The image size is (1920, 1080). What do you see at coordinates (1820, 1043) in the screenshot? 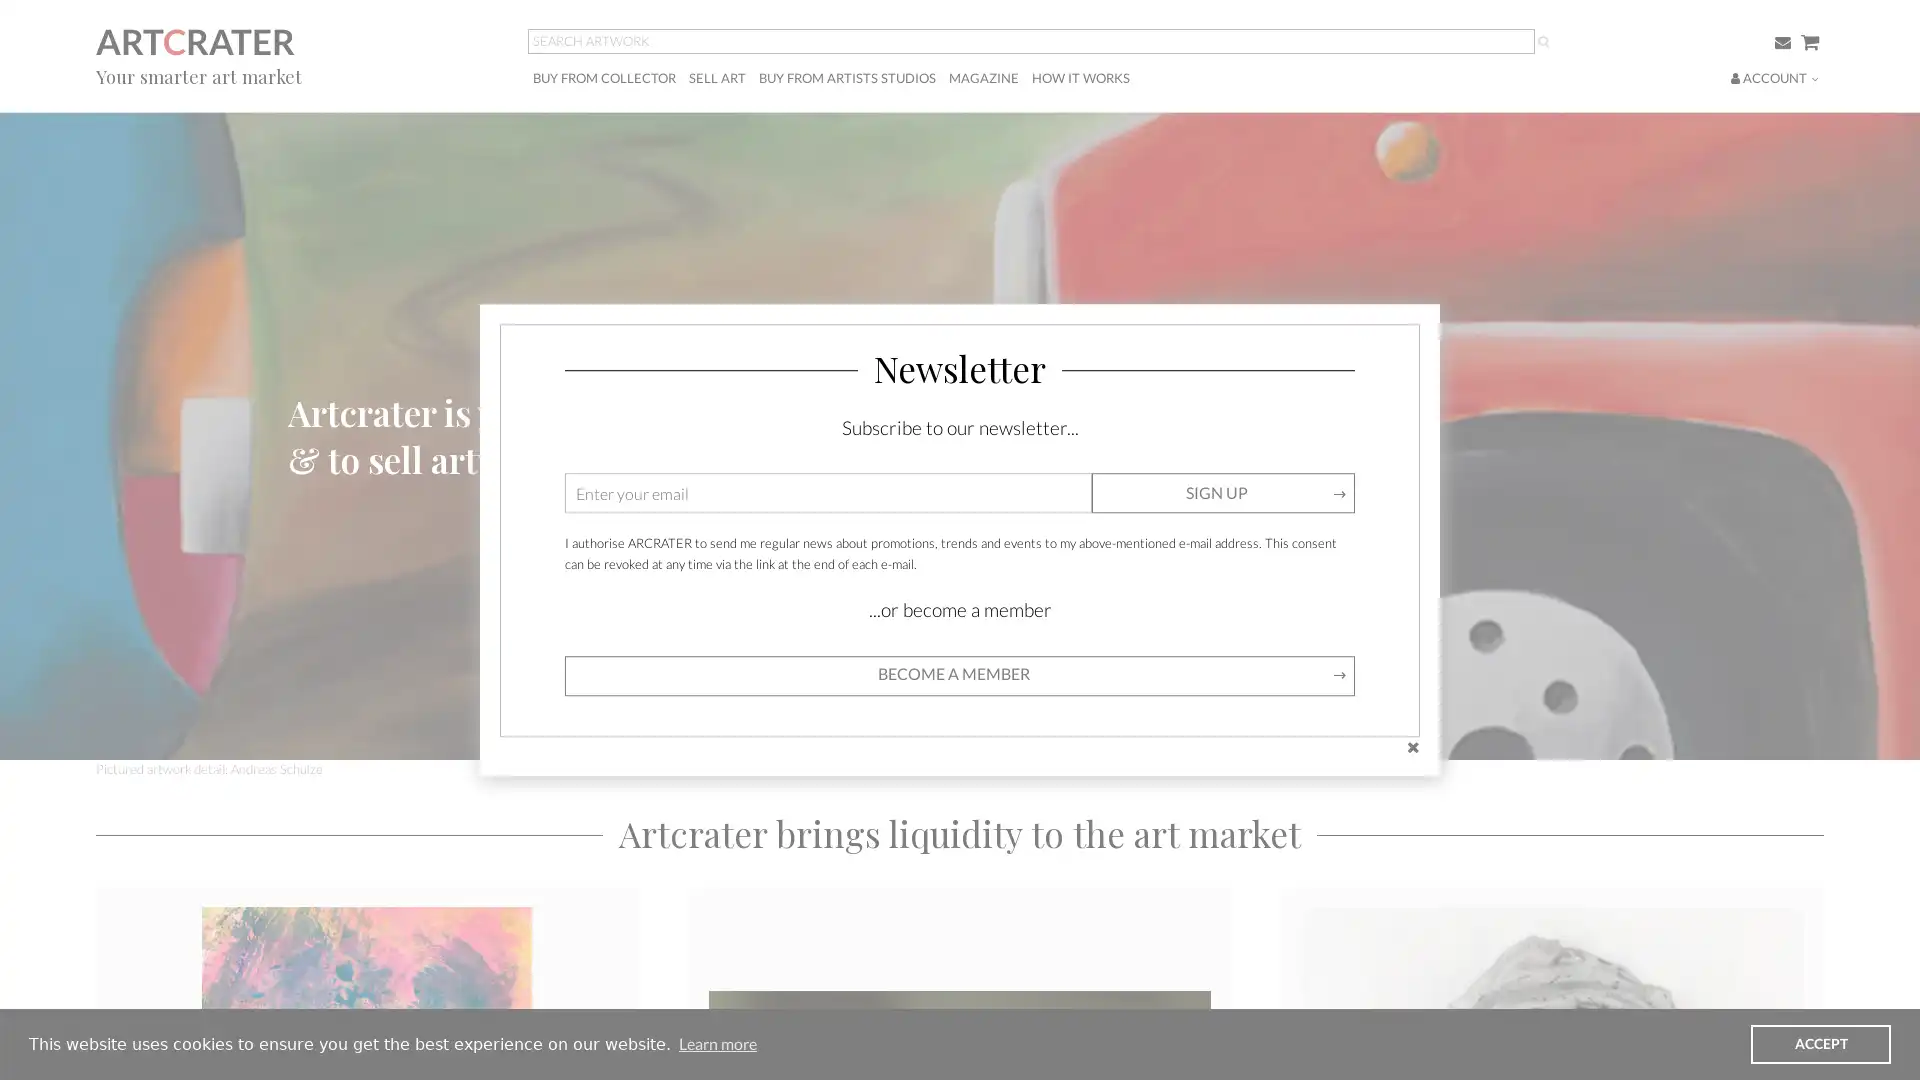
I see `dismiss cookie message` at bounding box center [1820, 1043].